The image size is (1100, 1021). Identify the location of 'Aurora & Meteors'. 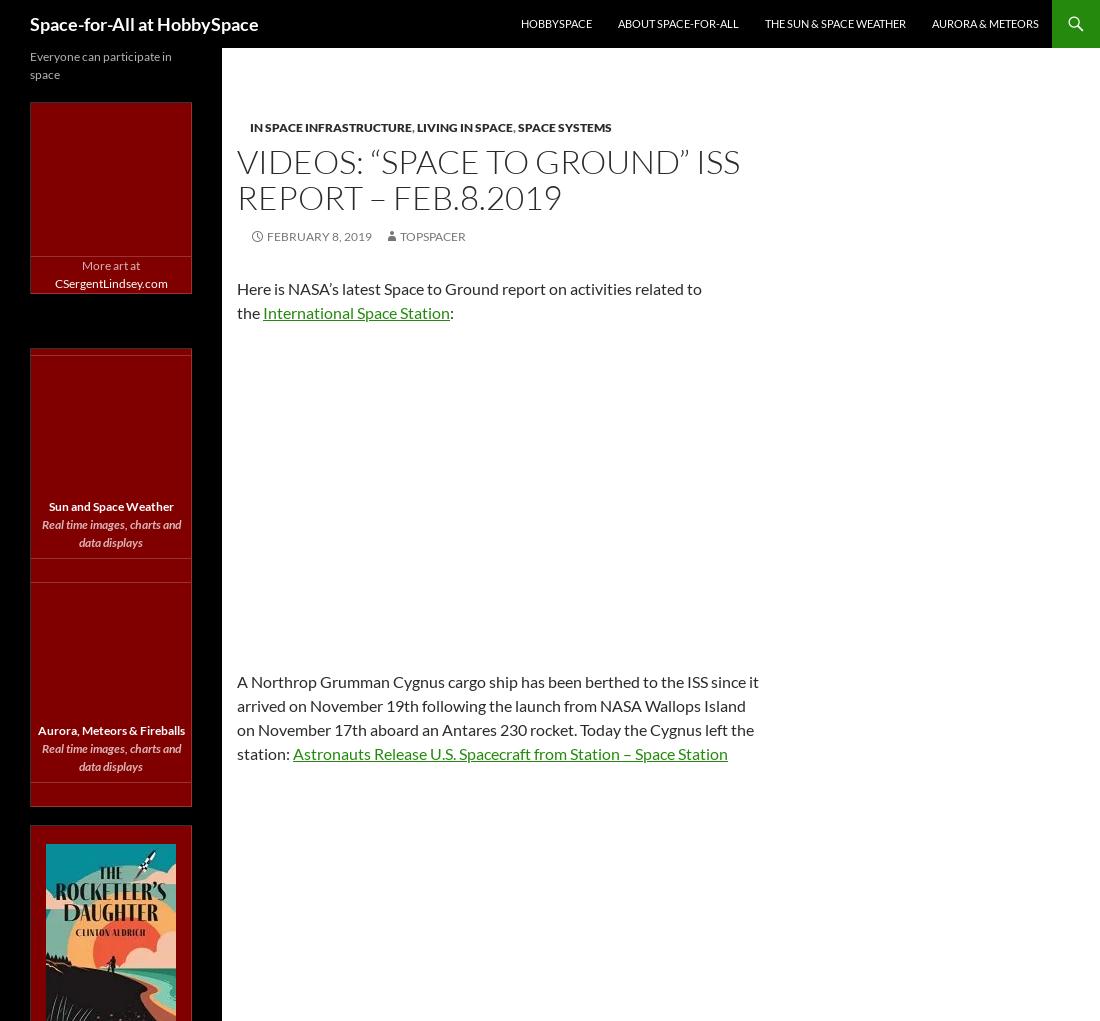
(984, 22).